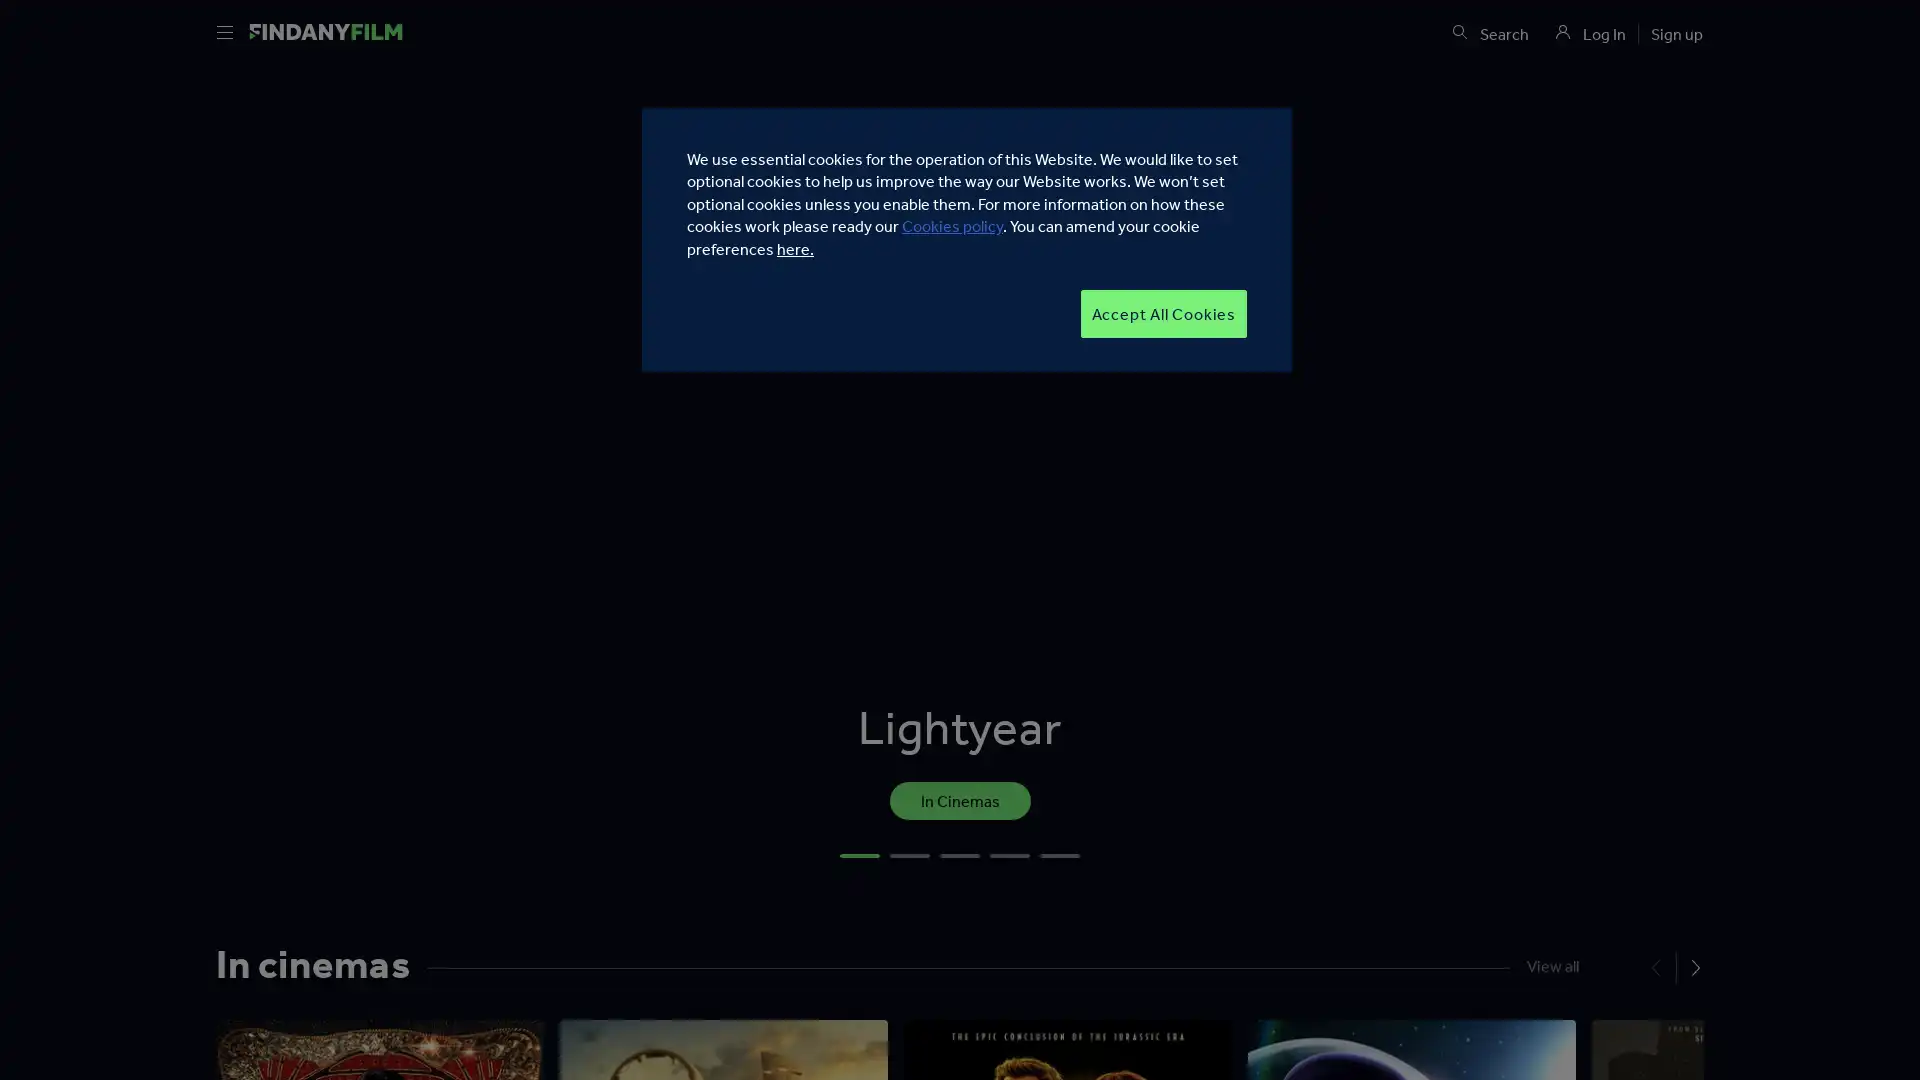 This screenshot has width=1920, height=1080. Describe the element at coordinates (1163, 313) in the screenshot. I see `Accept All Cookies` at that location.